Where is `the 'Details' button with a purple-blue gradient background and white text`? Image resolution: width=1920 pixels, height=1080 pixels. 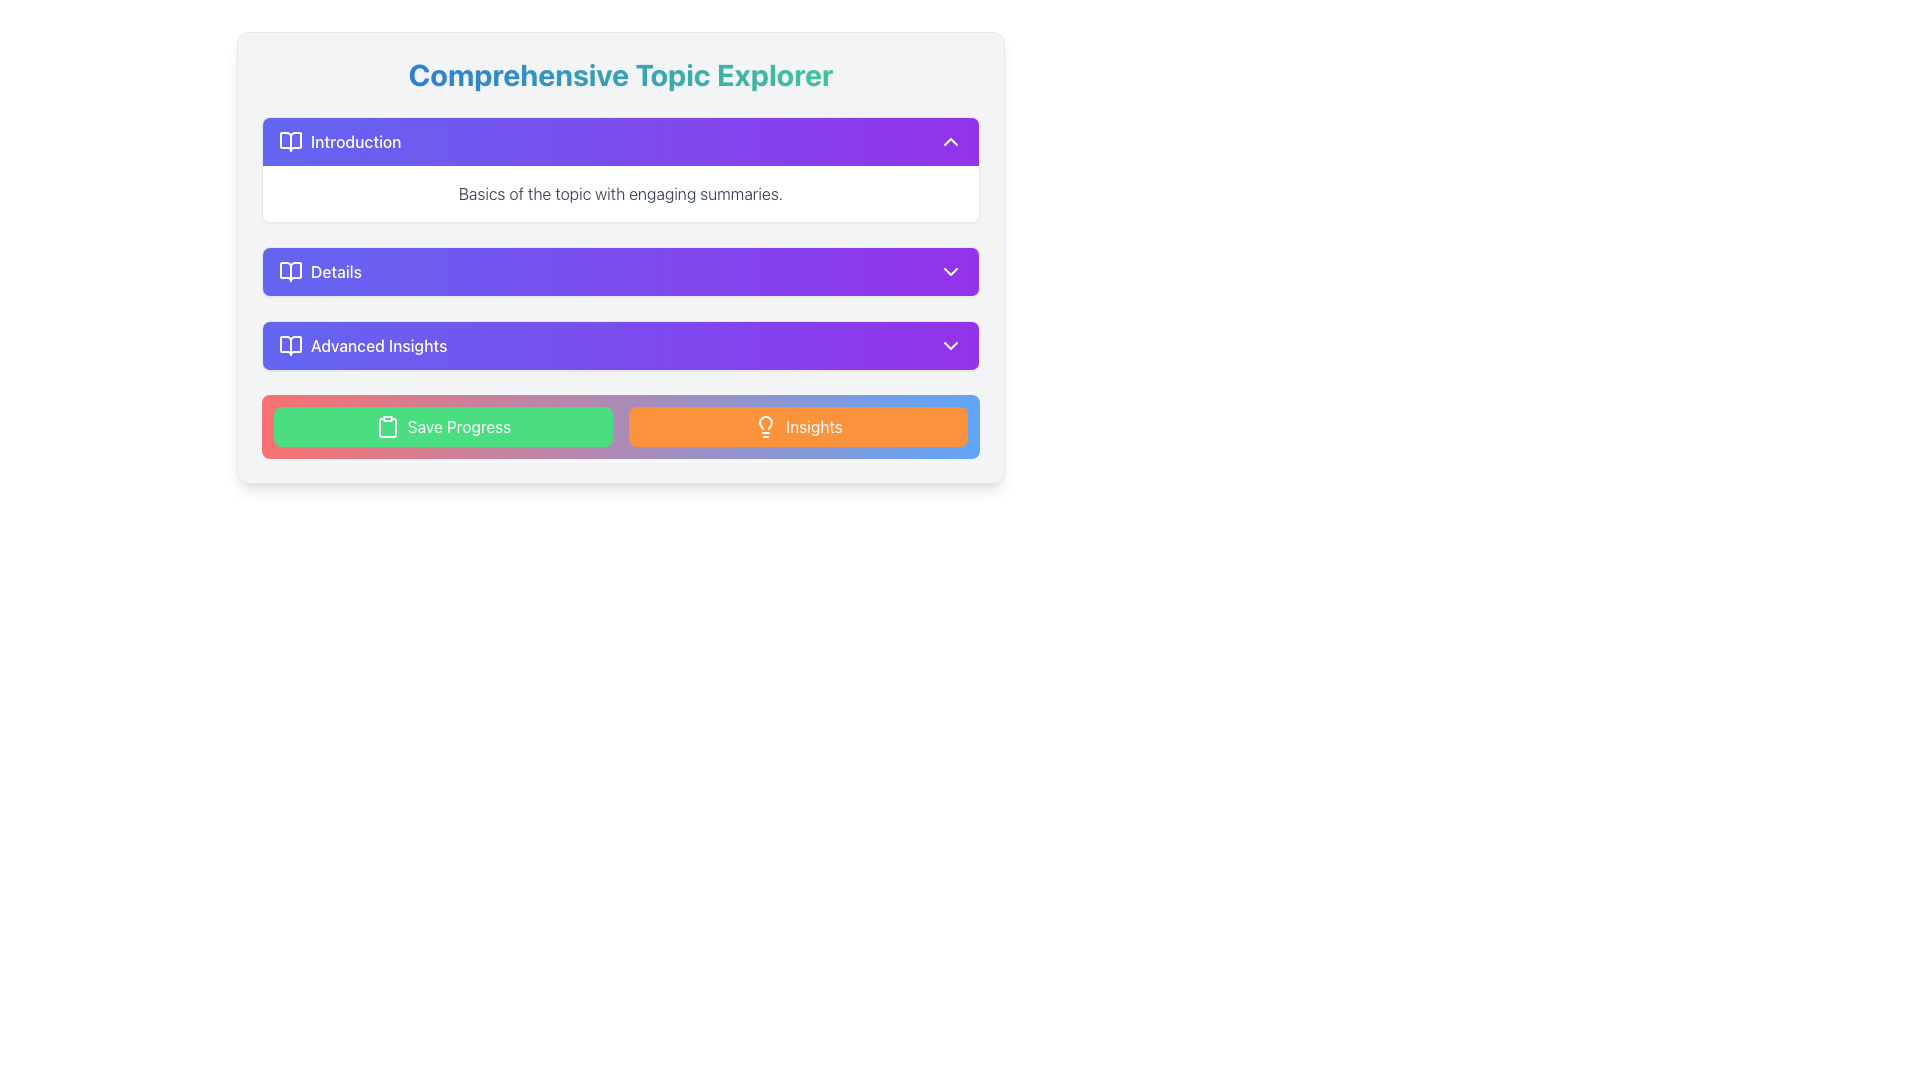 the 'Details' button with a purple-blue gradient background and white text is located at coordinates (320, 272).